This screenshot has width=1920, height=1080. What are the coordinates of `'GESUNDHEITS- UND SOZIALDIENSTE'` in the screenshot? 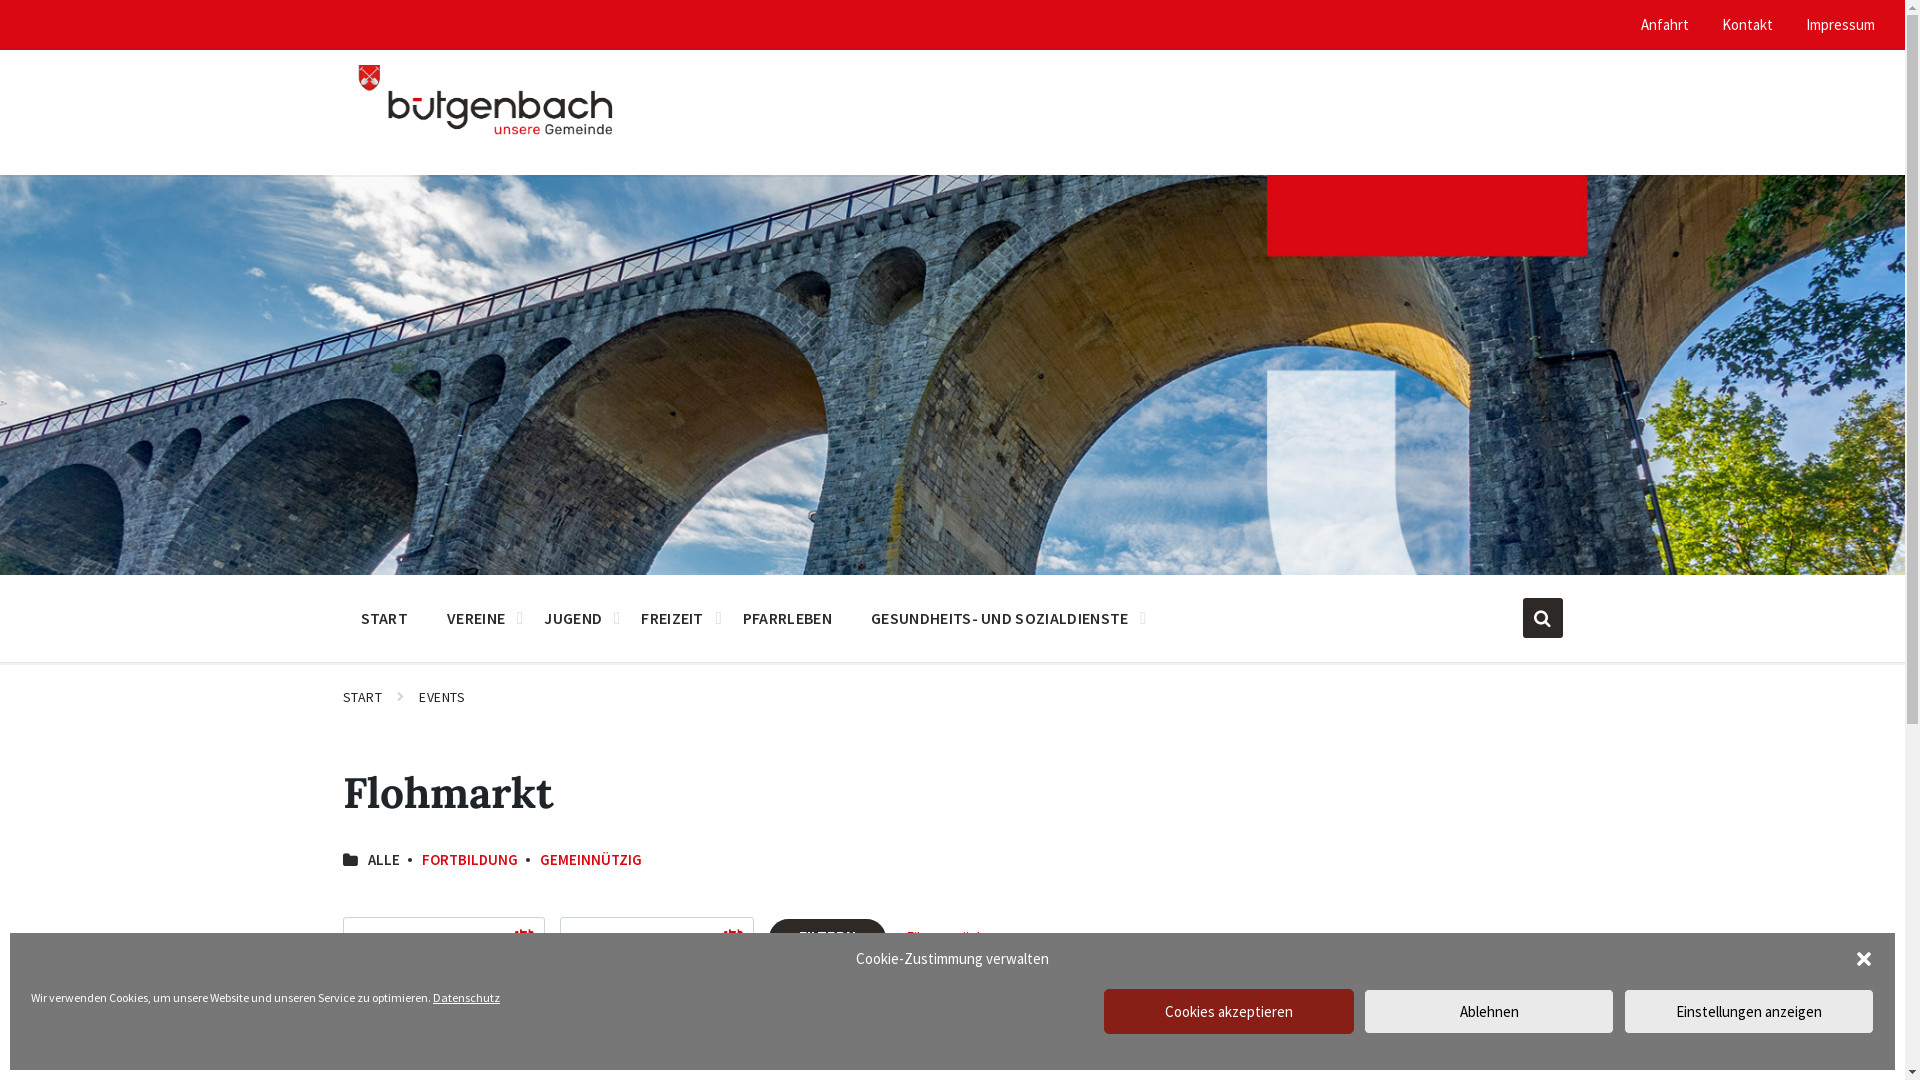 It's located at (999, 616).